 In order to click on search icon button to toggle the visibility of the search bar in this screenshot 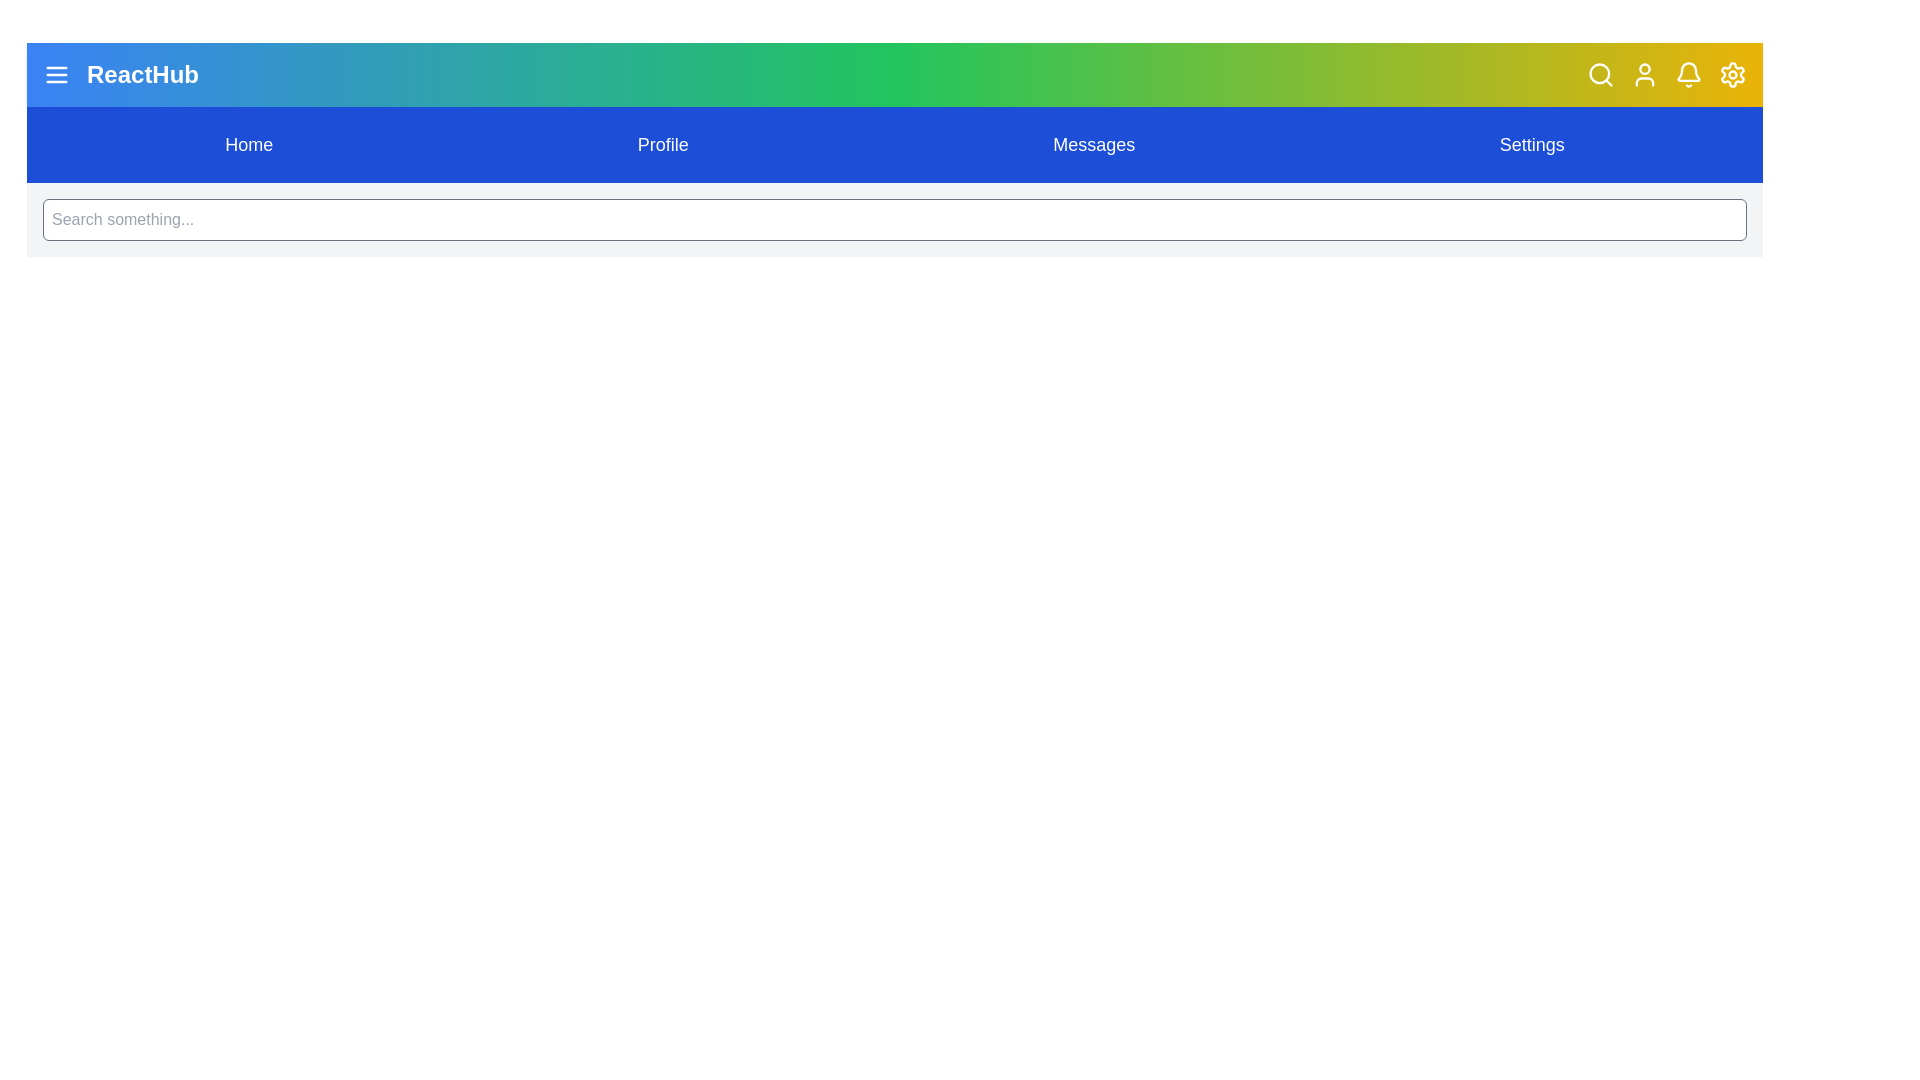, I will do `click(1601, 73)`.